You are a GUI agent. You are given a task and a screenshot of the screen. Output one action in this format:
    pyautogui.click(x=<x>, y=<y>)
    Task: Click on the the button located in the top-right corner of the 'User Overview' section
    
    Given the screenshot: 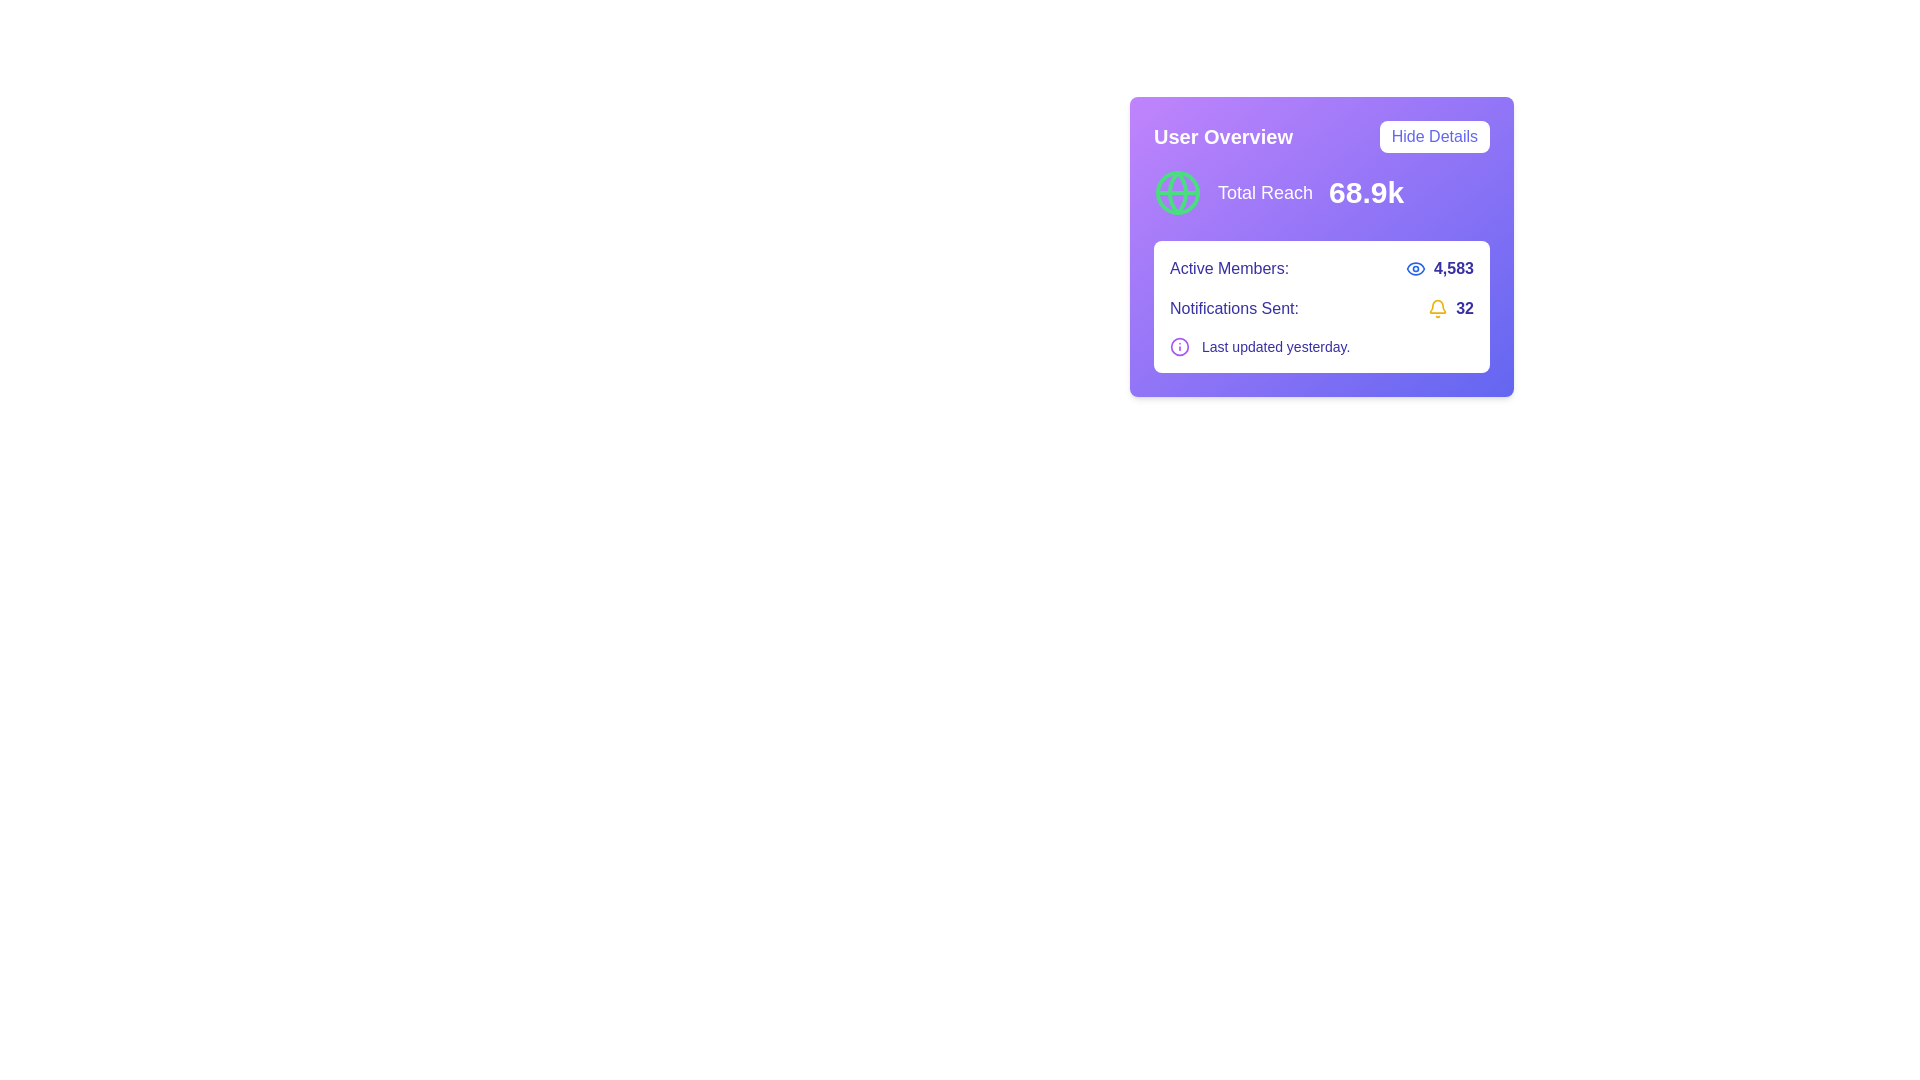 What is the action you would take?
    pyautogui.click(x=1433, y=136)
    